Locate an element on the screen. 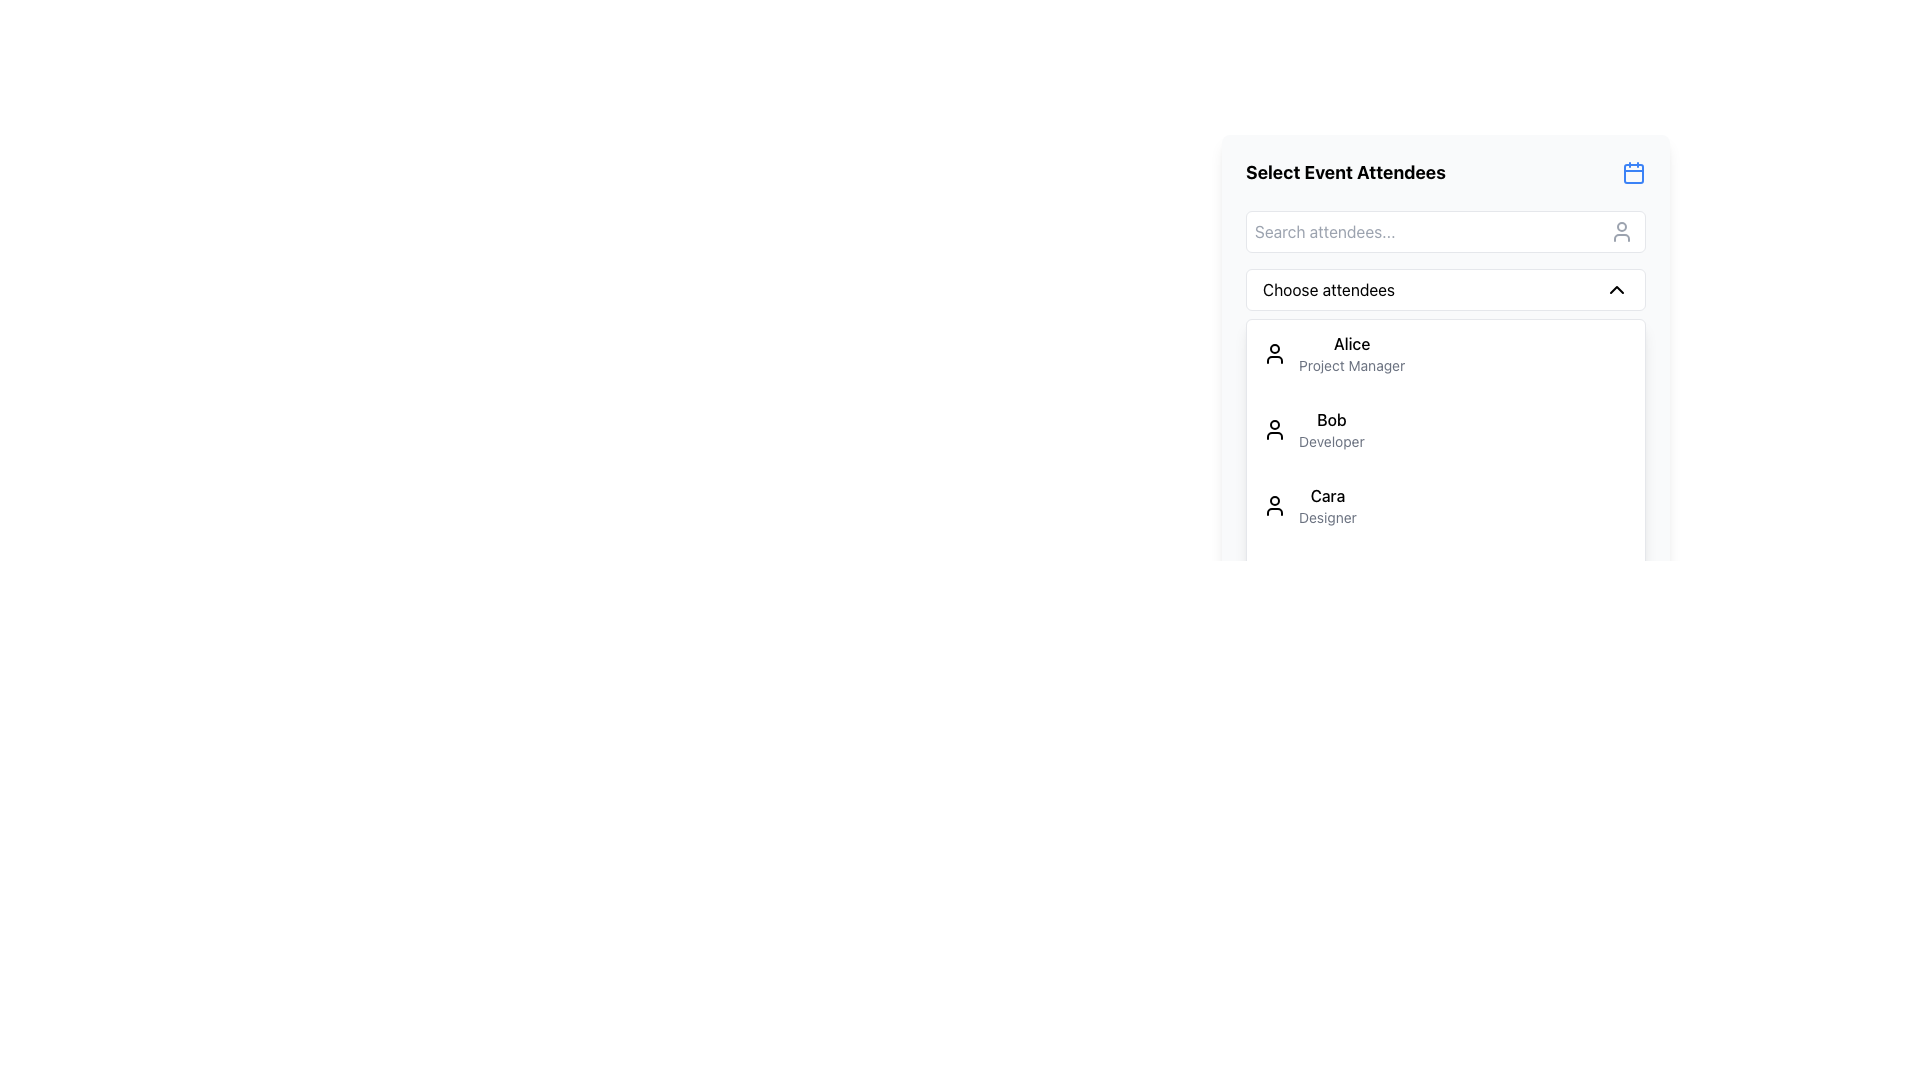  the text label displaying the name 'Alice' which is located above the designation 'Project Manager' in the attendee list is located at coordinates (1352, 342).